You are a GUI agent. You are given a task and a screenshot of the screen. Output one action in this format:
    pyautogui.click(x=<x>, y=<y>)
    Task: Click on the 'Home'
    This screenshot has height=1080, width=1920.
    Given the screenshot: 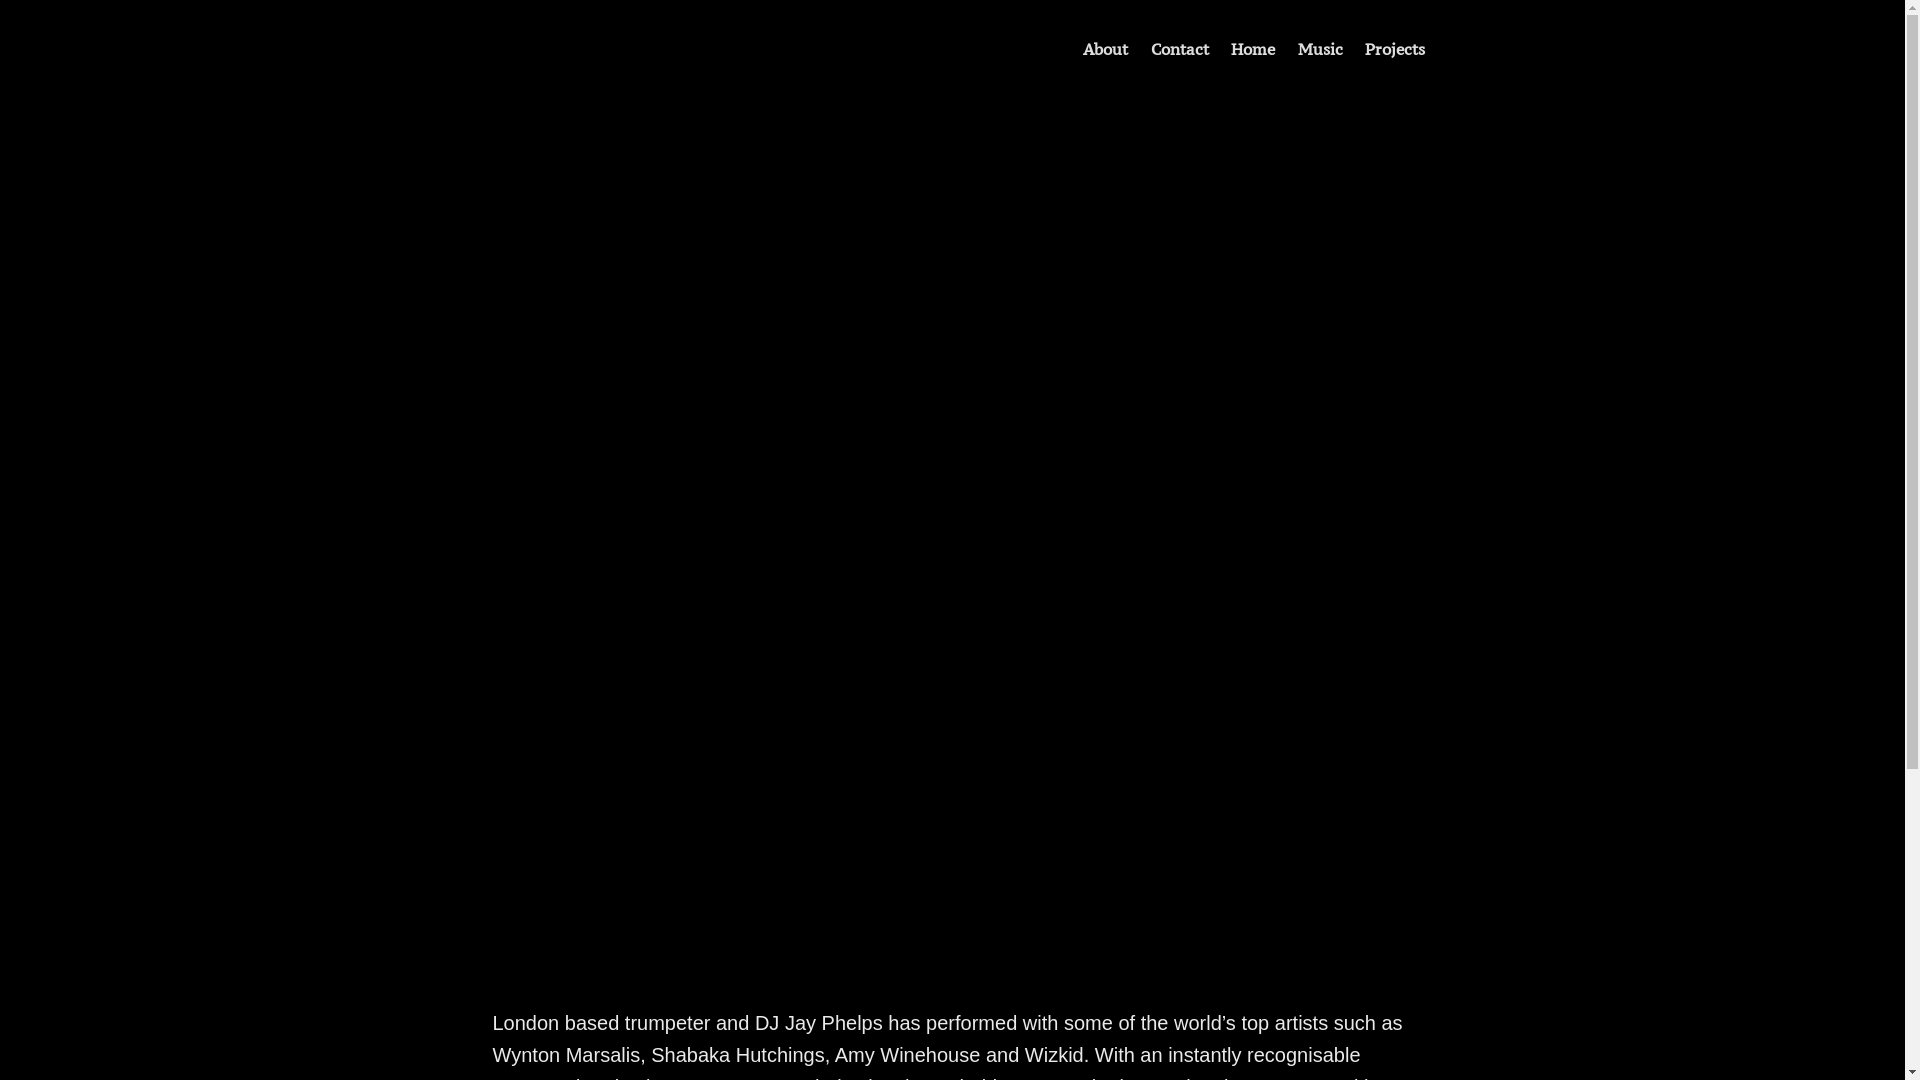 What is the action you would take?
    pyautogui.click(x=1251, y=46)
    